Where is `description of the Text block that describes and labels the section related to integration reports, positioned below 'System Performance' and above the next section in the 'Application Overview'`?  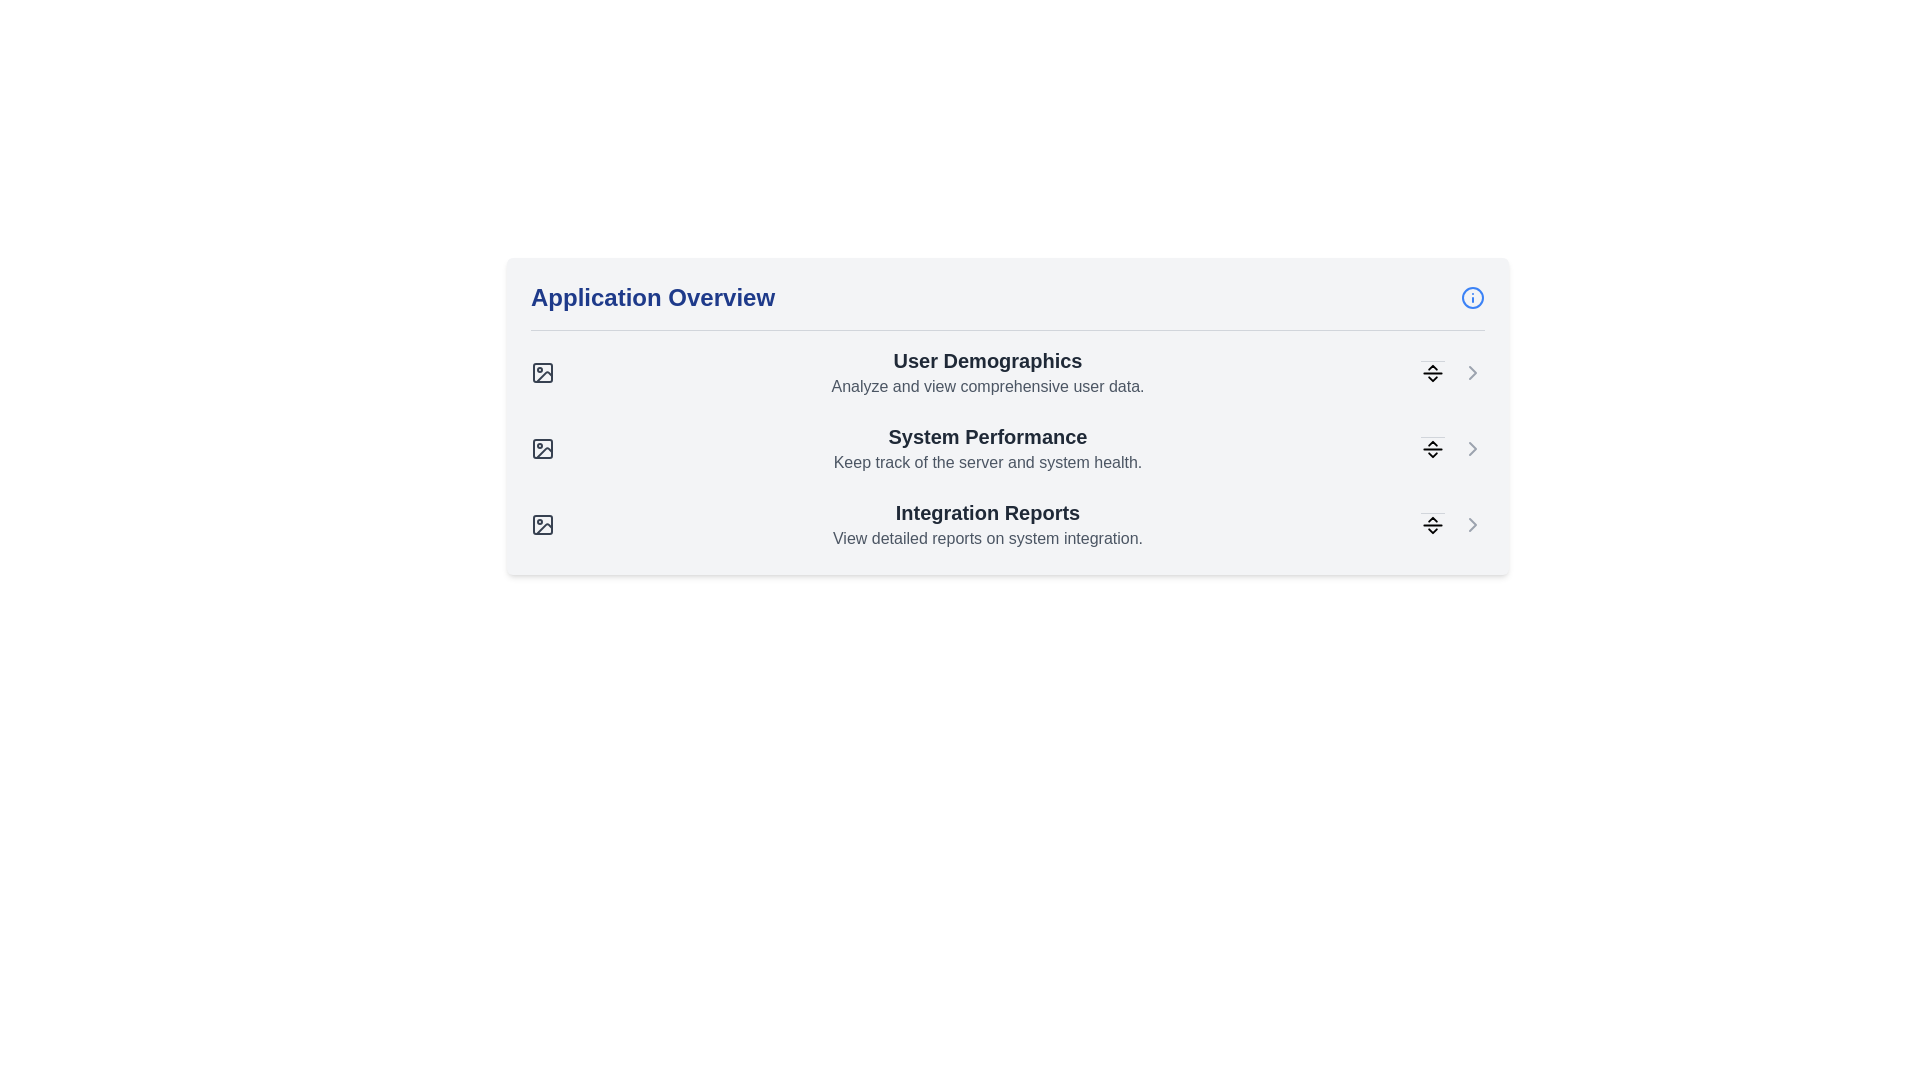 description of the Text block that describes and labels the section related to integration reports, positioned below 'System Performance' and above the next section in the 'Application Overview' is located at coordinates (988, 523).